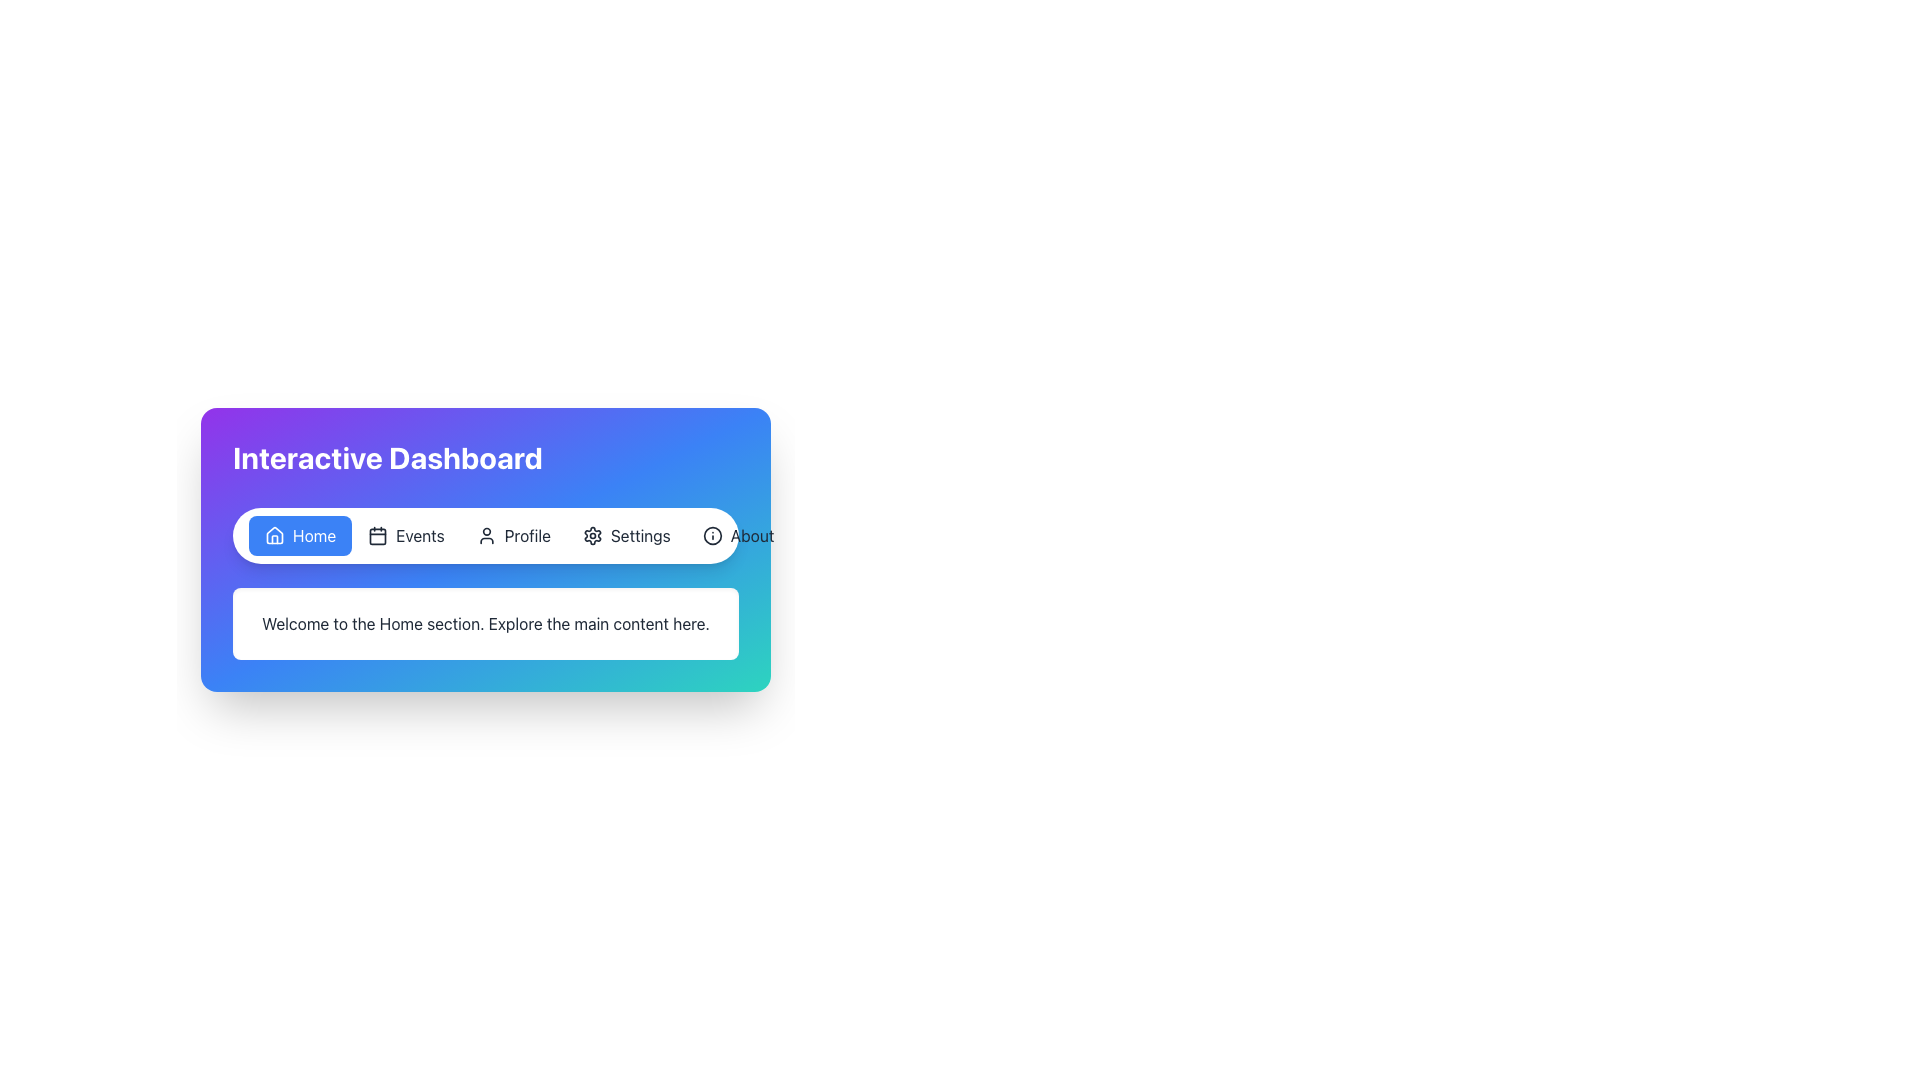 This screenshot has width=1920, height=1080. Describe the element at coordinates (405, 535) in the screenshot. I see `the 'Events' button, which is the second button from the left in the navigation bar` at that location.